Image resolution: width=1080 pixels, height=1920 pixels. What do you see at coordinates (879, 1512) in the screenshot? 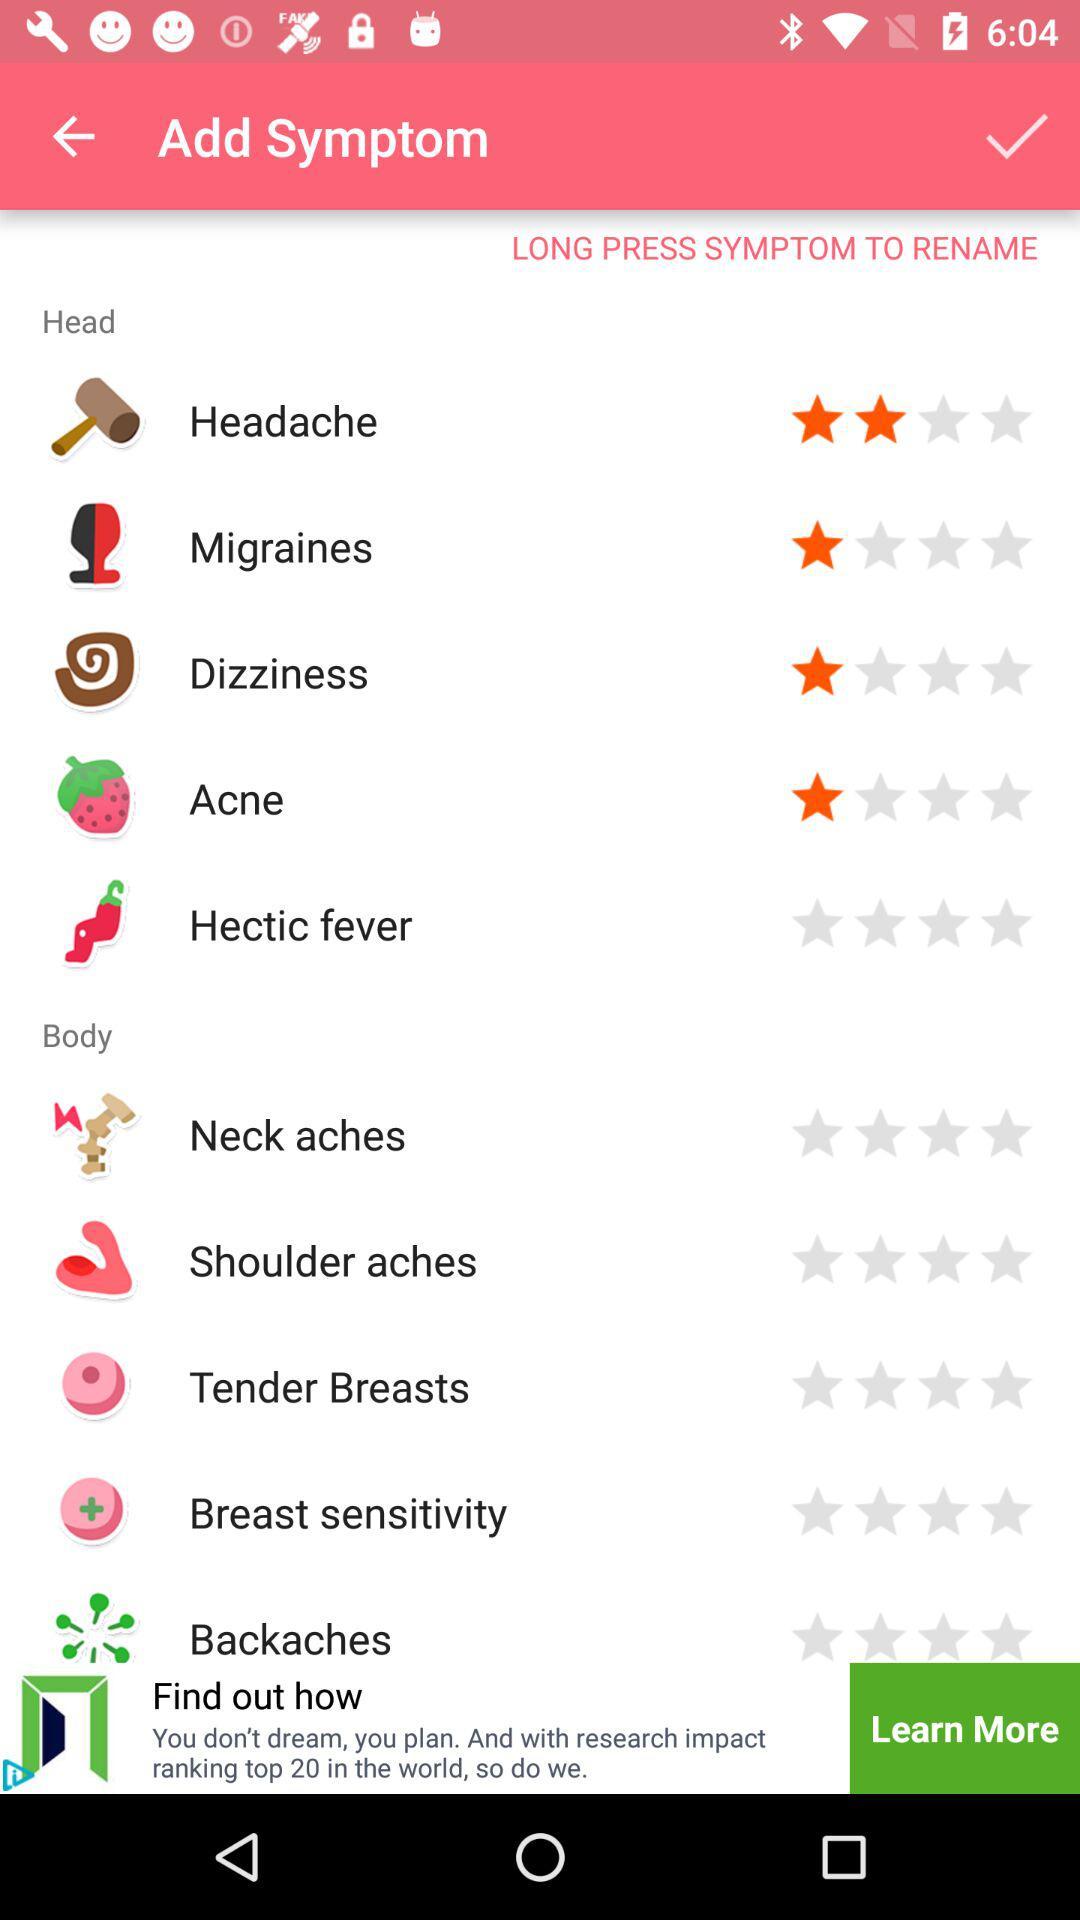
I see `two stars` at bounding box center [879, 1512].